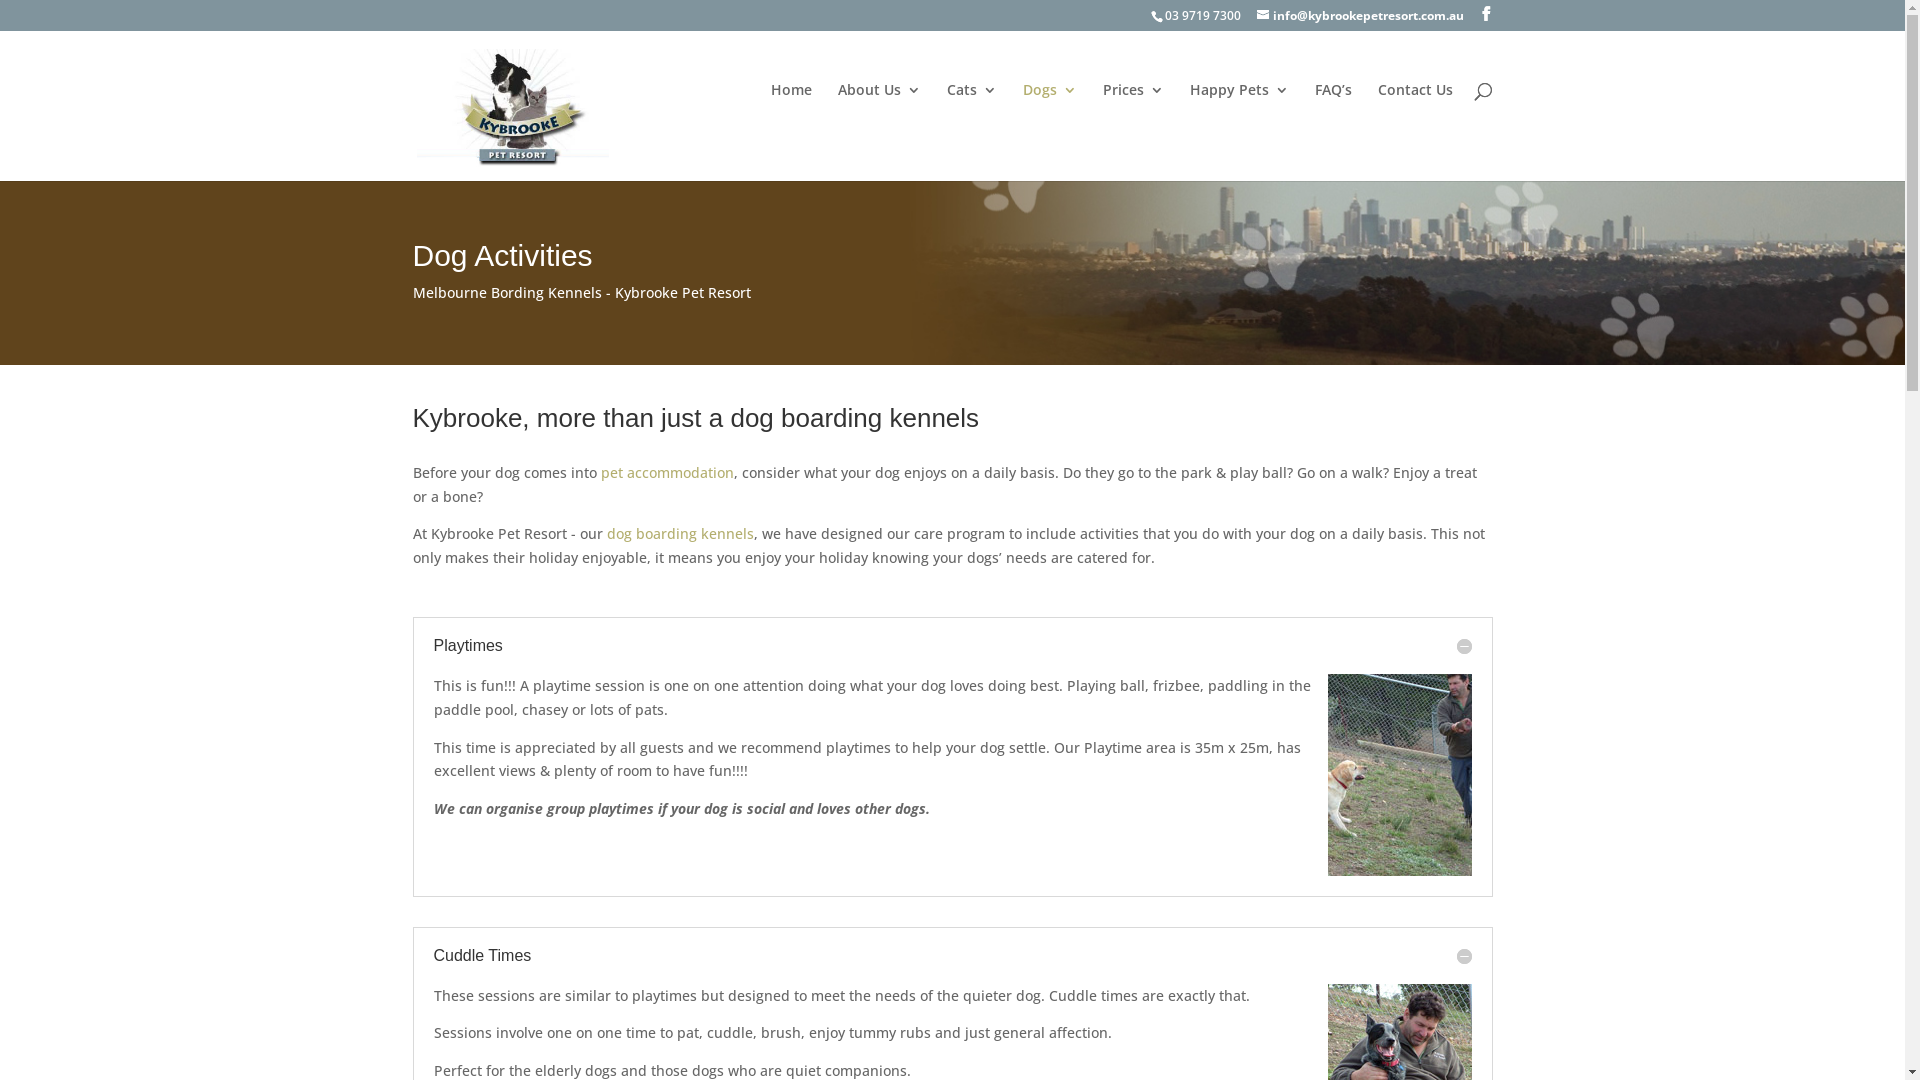  What do you see at coordinates (666, 472) in the screenshot?
I see `'pet accommodation'` at bounding box center [666, 472].